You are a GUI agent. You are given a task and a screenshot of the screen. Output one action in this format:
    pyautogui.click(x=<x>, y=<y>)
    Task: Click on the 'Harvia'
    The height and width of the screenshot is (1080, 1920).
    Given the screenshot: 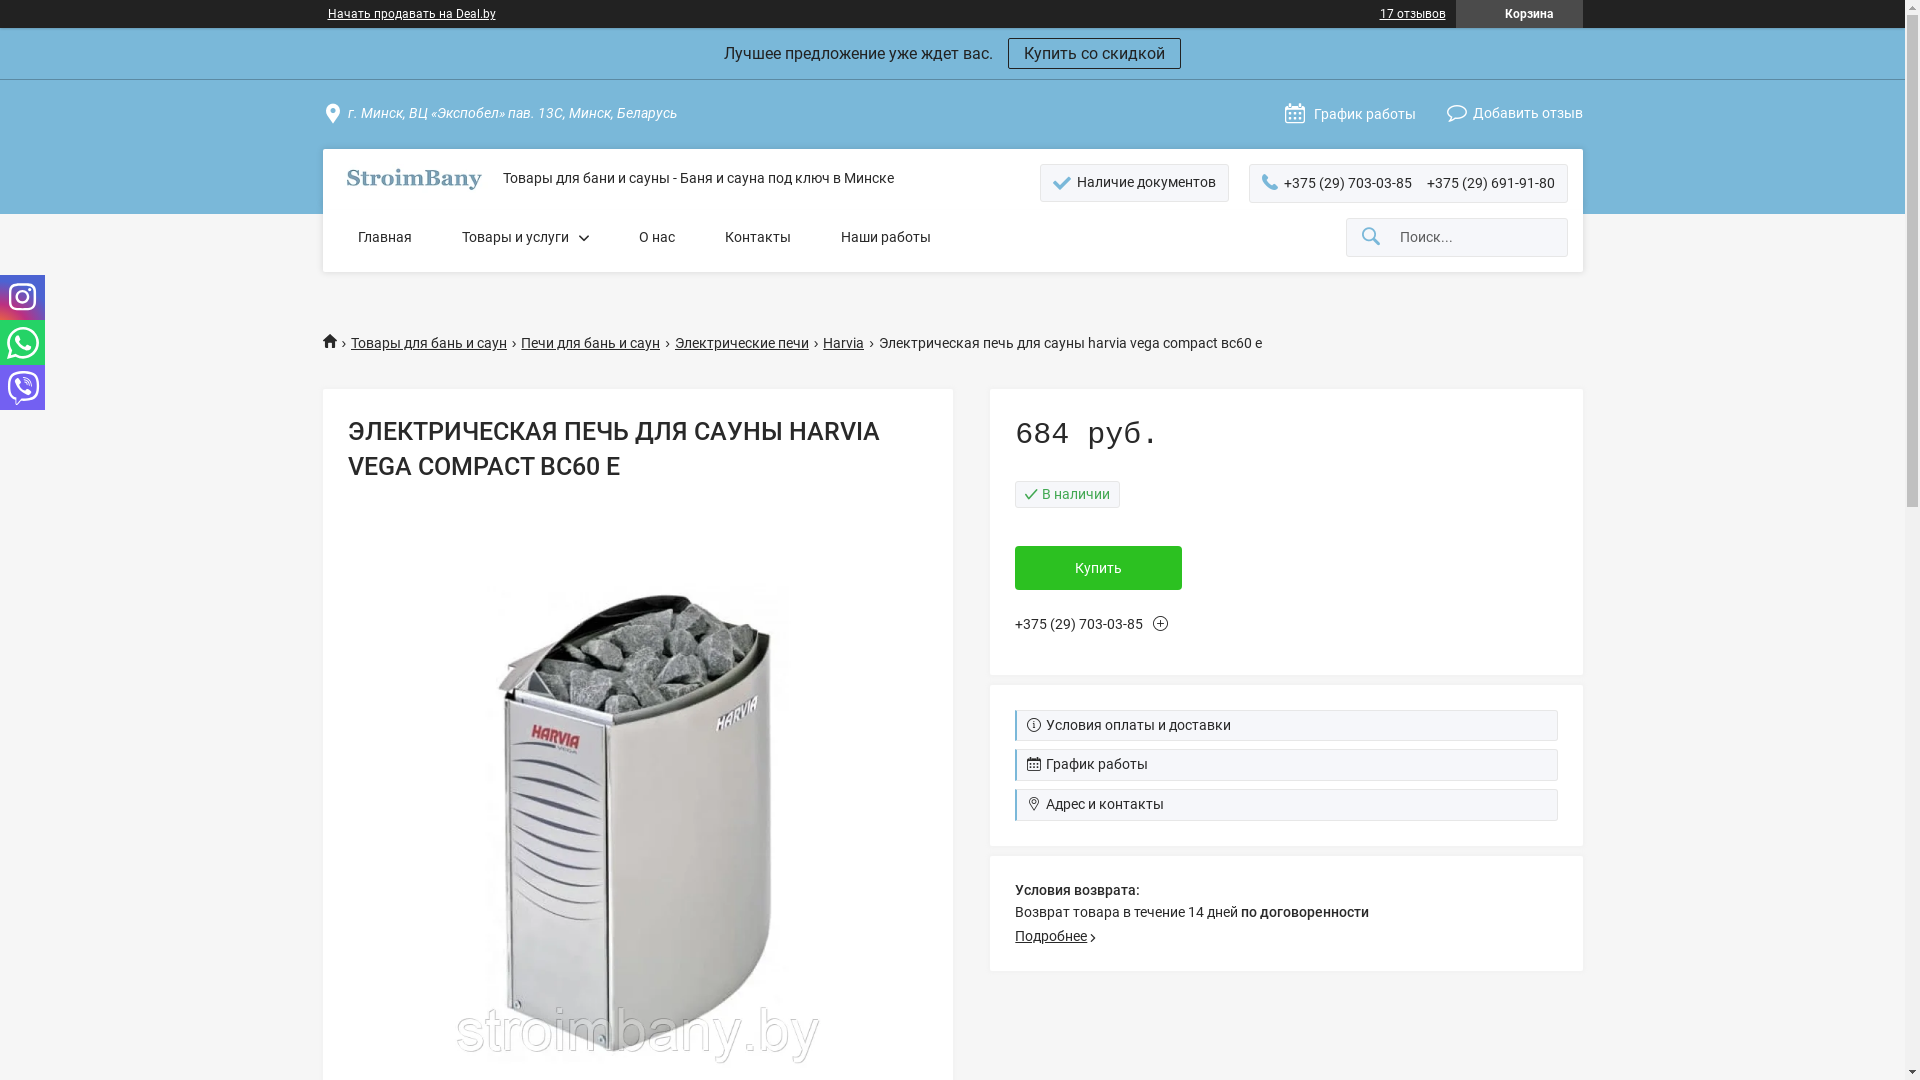 What is the action you would take?
    pyautogui.click(x=822, y=342)
    